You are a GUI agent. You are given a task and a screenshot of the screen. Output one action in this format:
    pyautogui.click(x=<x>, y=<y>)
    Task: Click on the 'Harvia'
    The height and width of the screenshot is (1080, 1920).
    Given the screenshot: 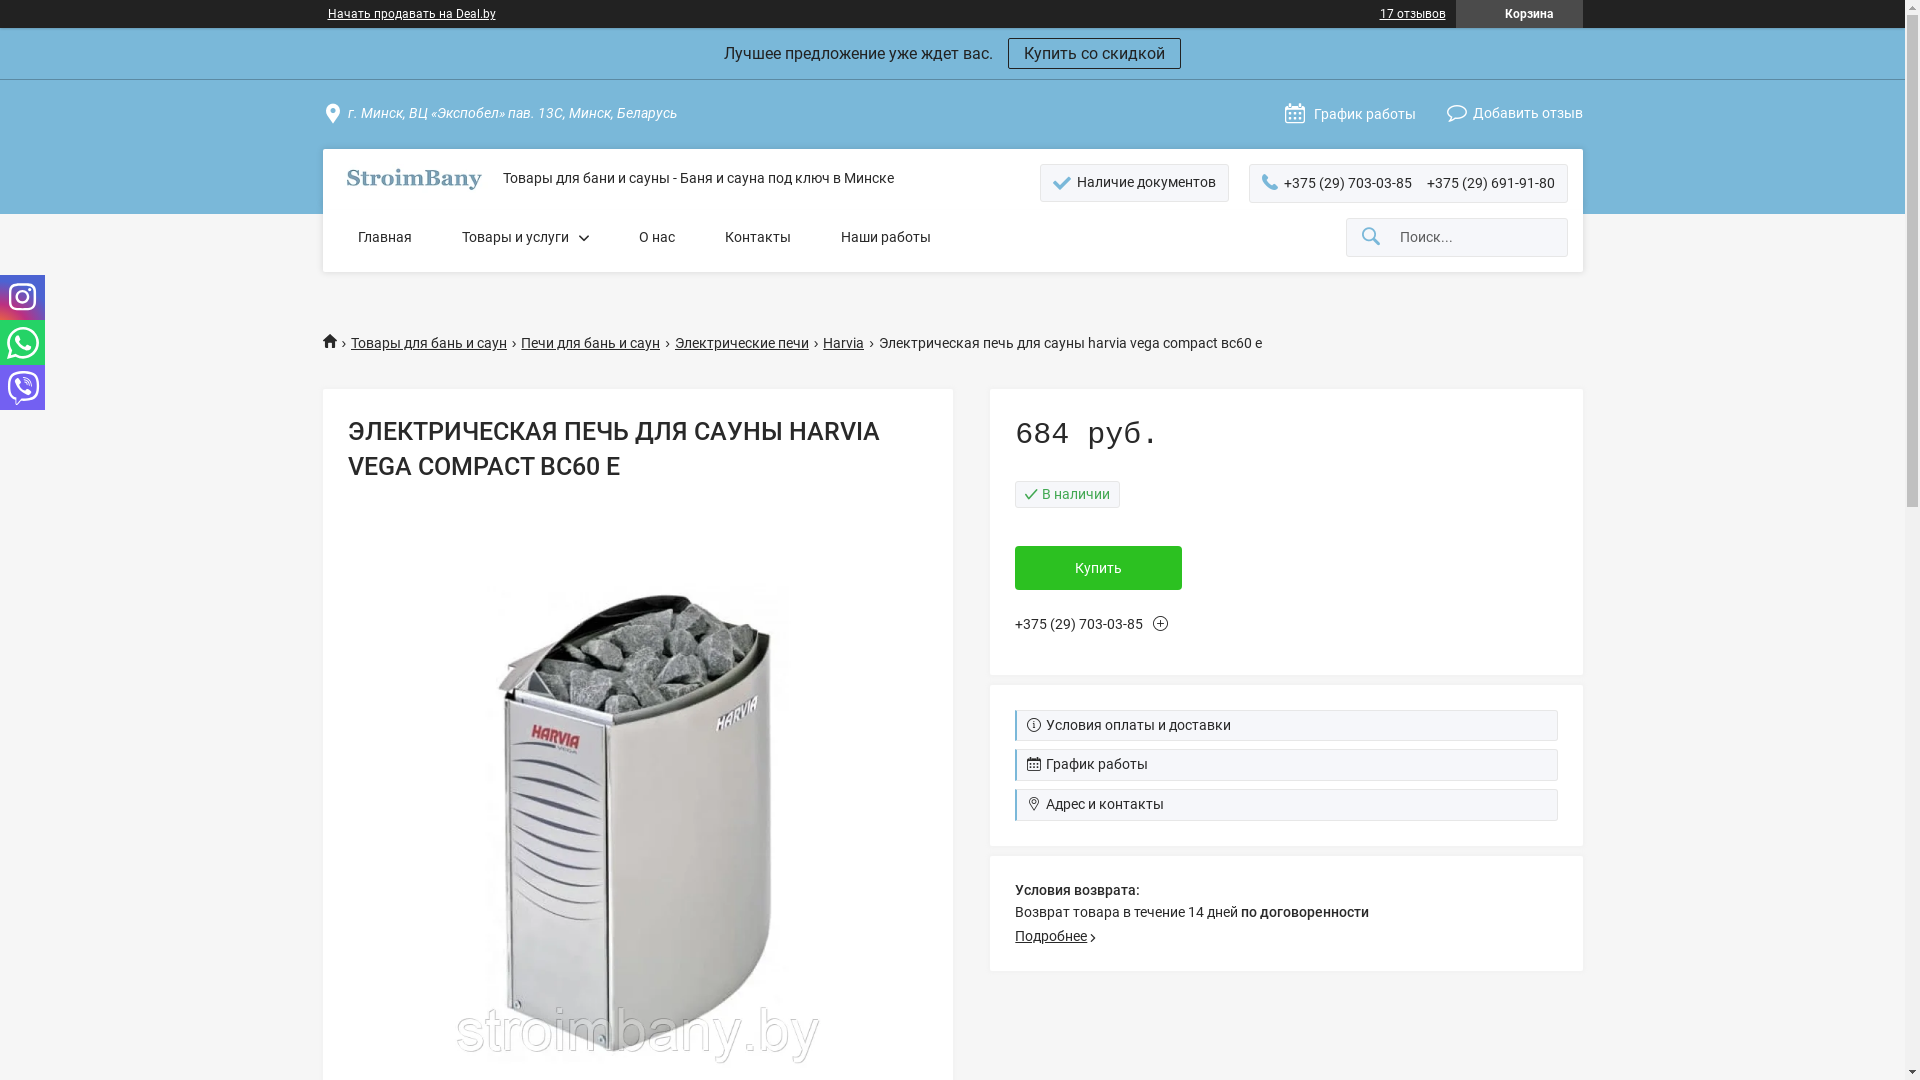 What is the action you would take?
    pyautogui.click(x=822, y=342)
    